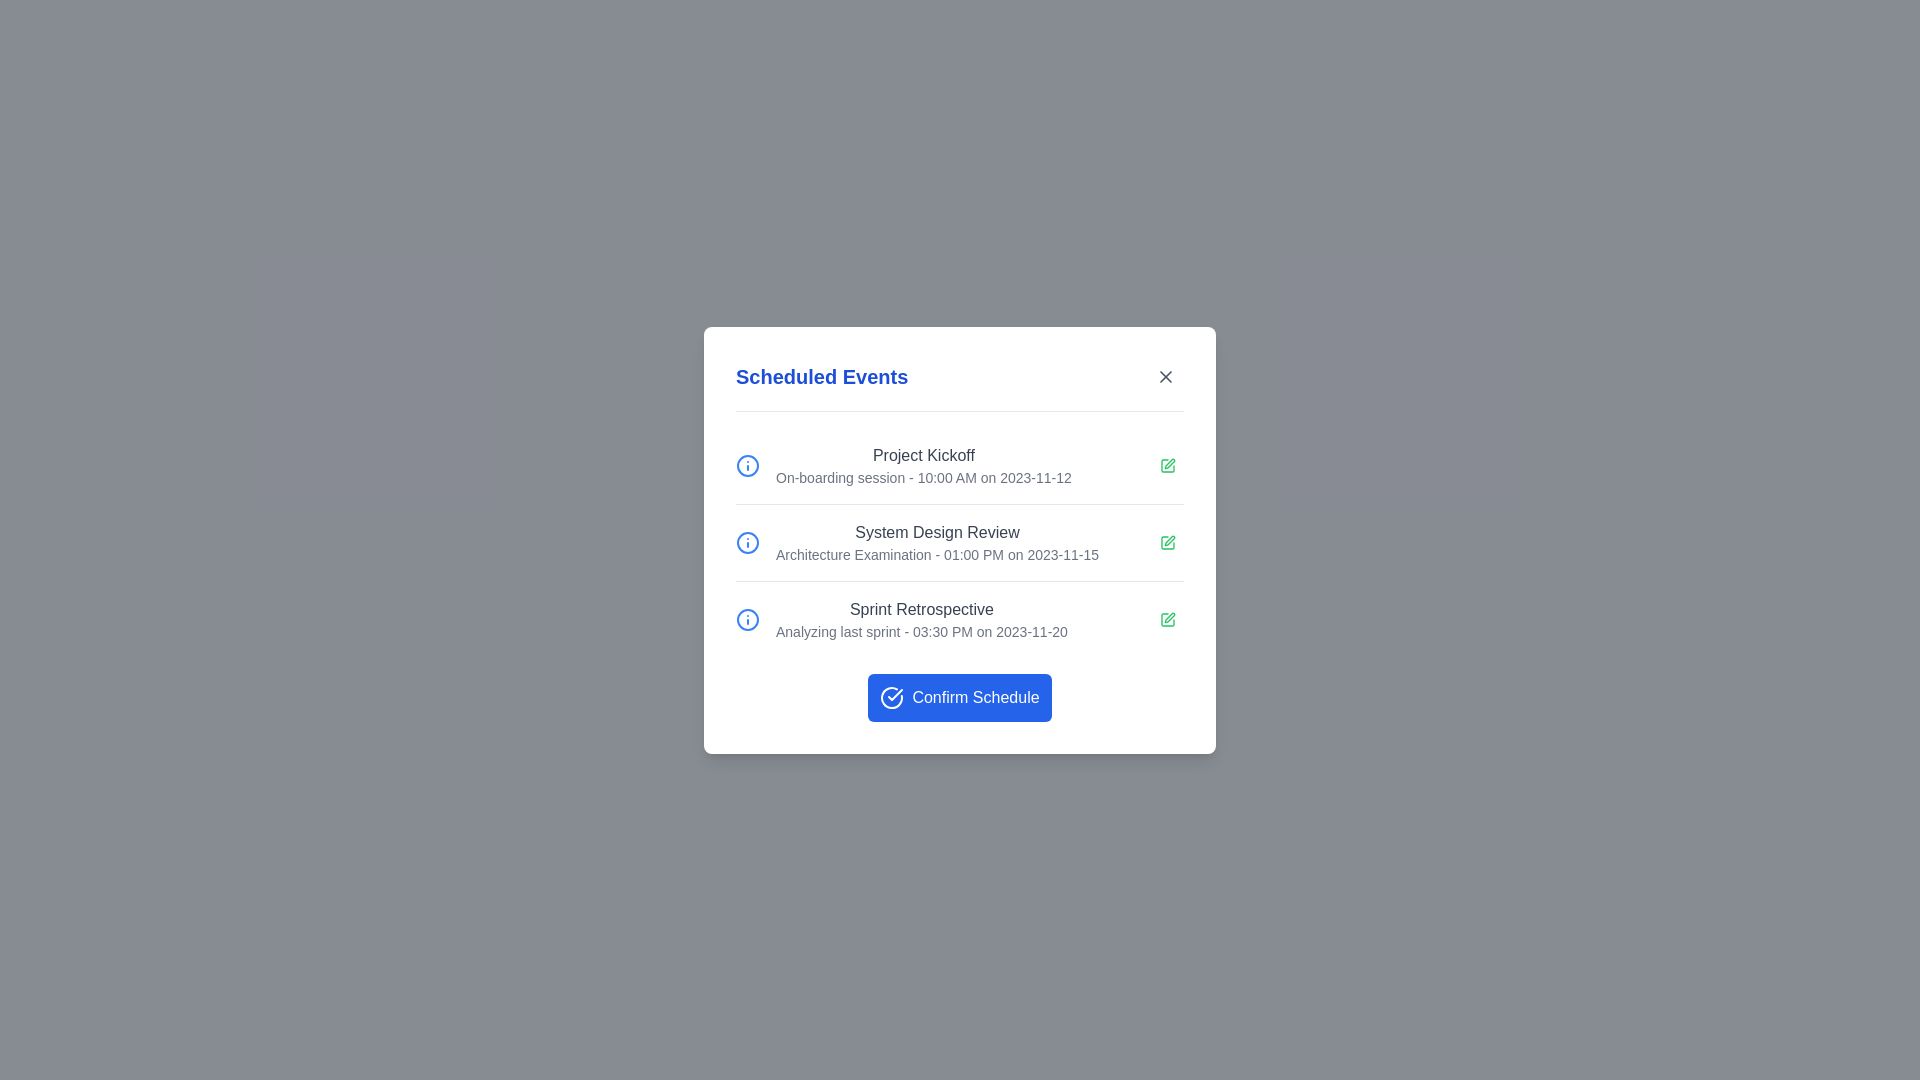 The width and height of the screenshot is (1920, 1080). Describe the element at coordinates (1167, 618) in the screenshot. I see `the interactive element Edit Button for Sprint Retrospective to observe its hover effect` at that location.